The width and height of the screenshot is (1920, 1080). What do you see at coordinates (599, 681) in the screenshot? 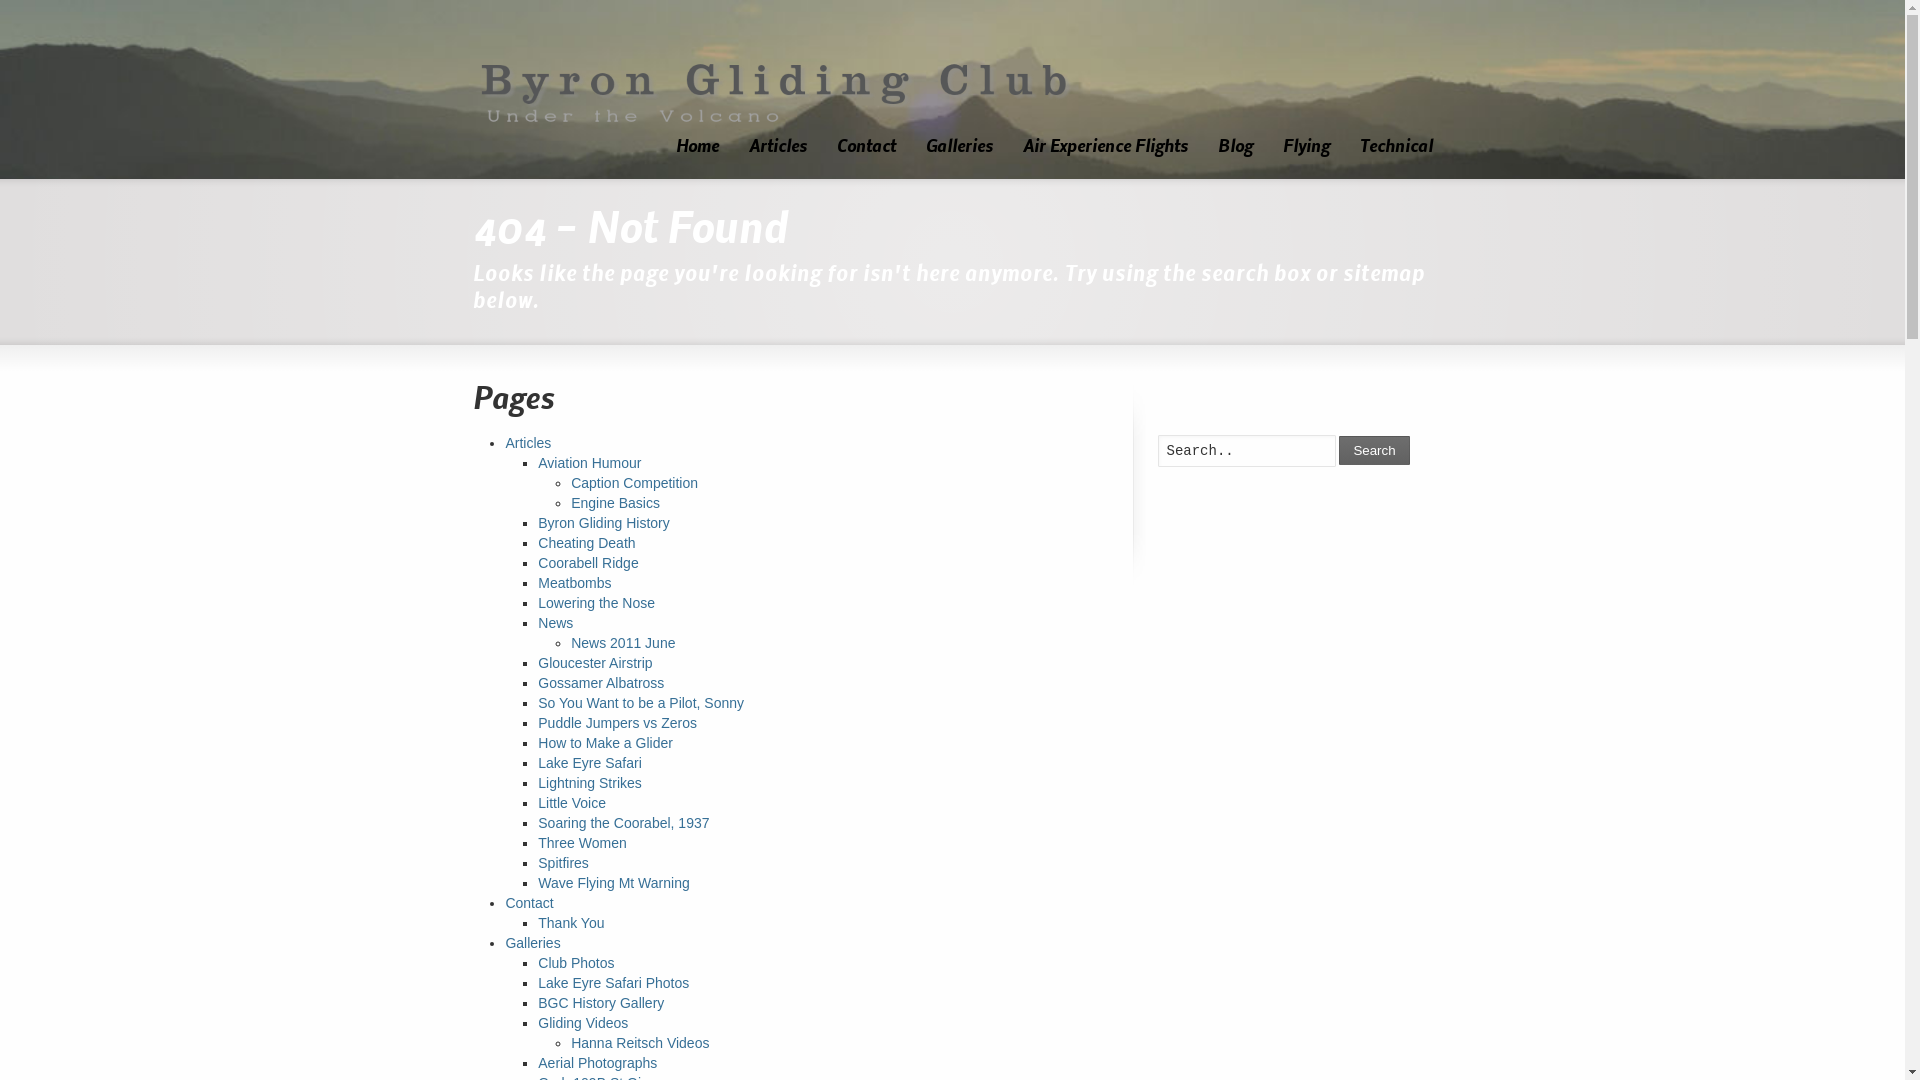
I see `'Gossamer Albatross'` at bounding box center [599, 681].